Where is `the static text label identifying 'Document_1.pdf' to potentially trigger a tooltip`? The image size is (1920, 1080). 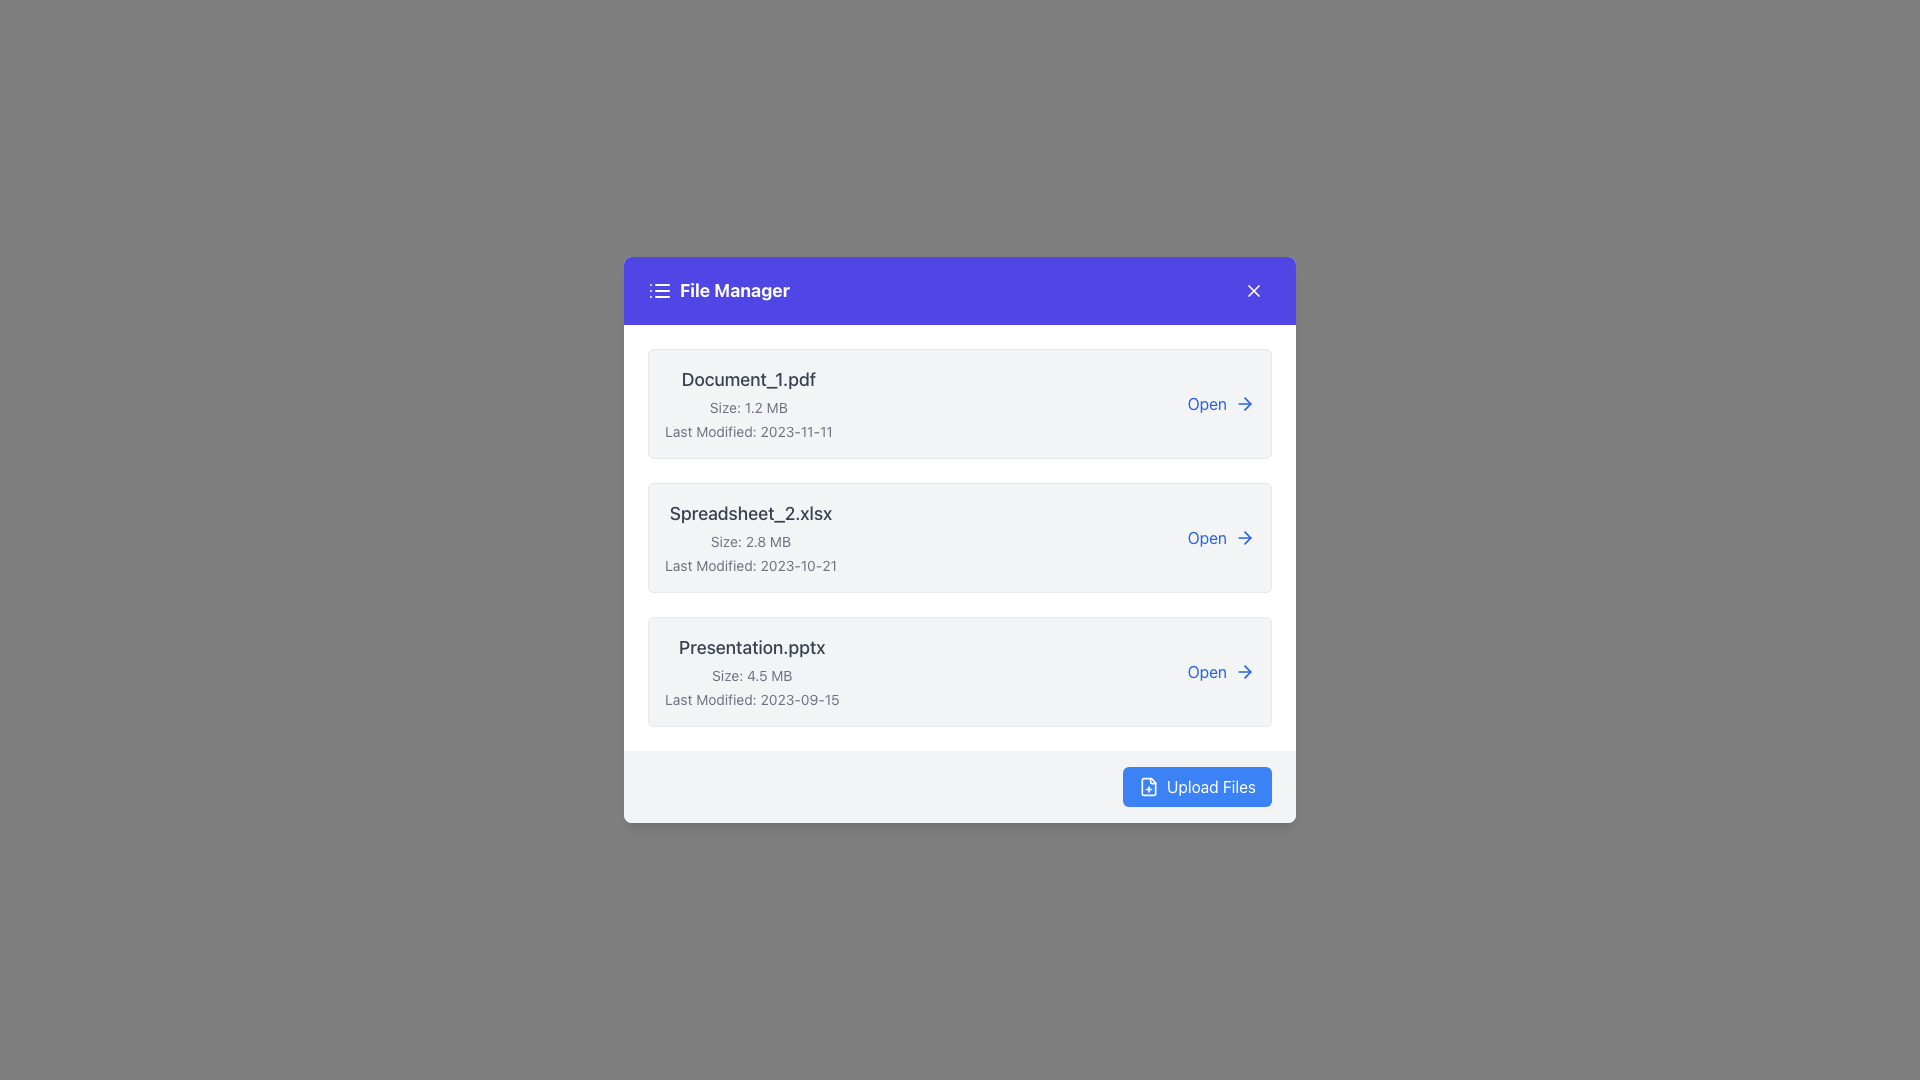 the static text label identifying 'Document_1.pdf' to potentially trigger a tooltip is located at coordinates (747, 380).